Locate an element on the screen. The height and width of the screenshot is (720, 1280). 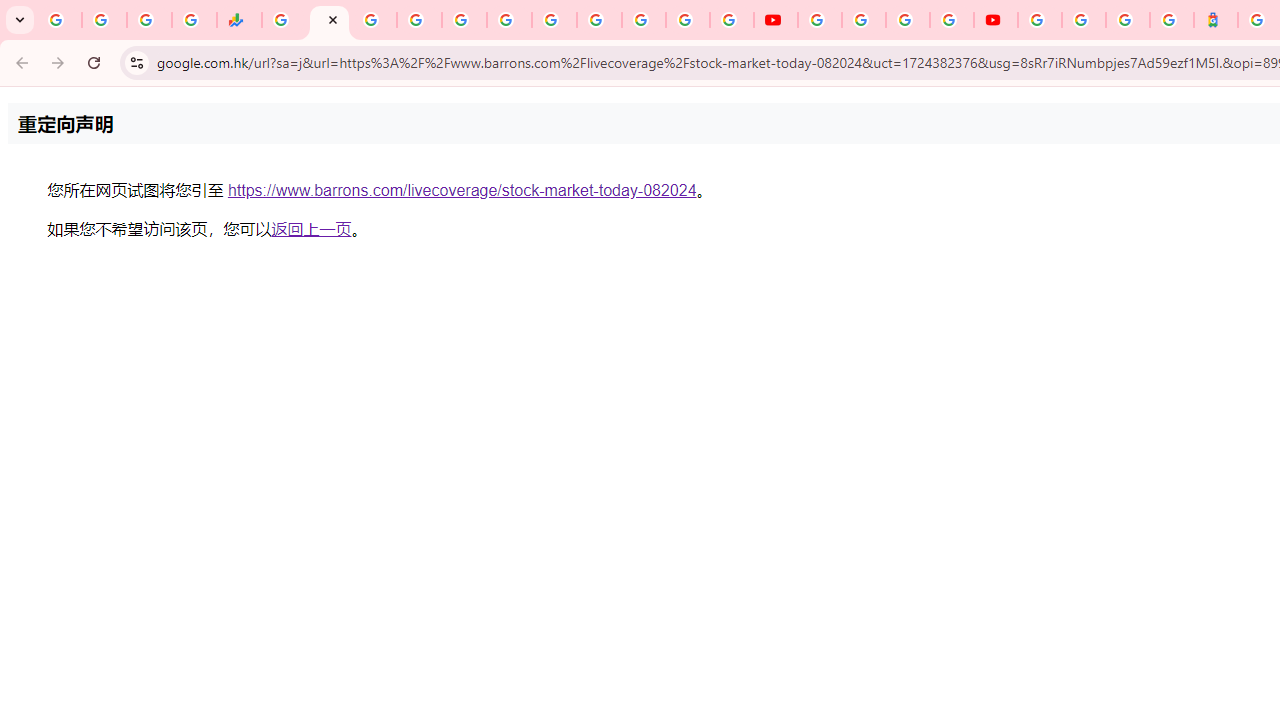
'Atour Hotel - Google hotels' is located at coordinates (1215, 20).